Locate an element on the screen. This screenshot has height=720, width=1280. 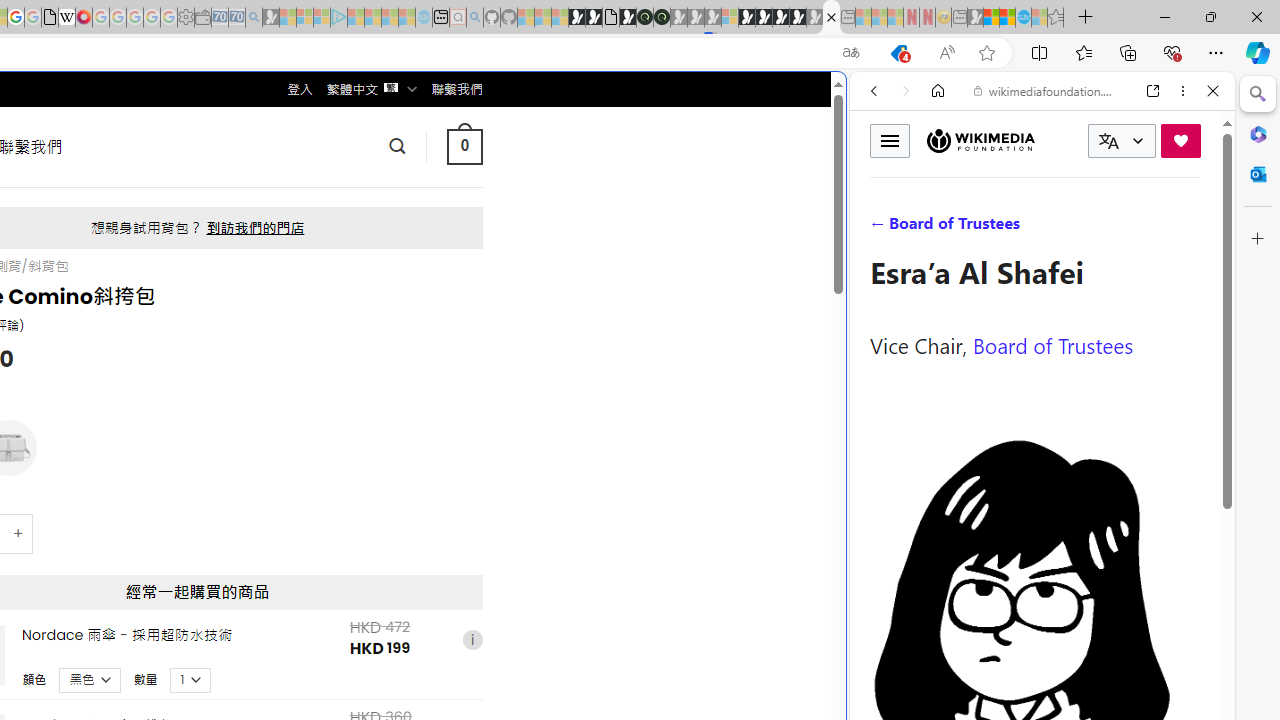
'Tabs you' is located at coordinates (276, 265).